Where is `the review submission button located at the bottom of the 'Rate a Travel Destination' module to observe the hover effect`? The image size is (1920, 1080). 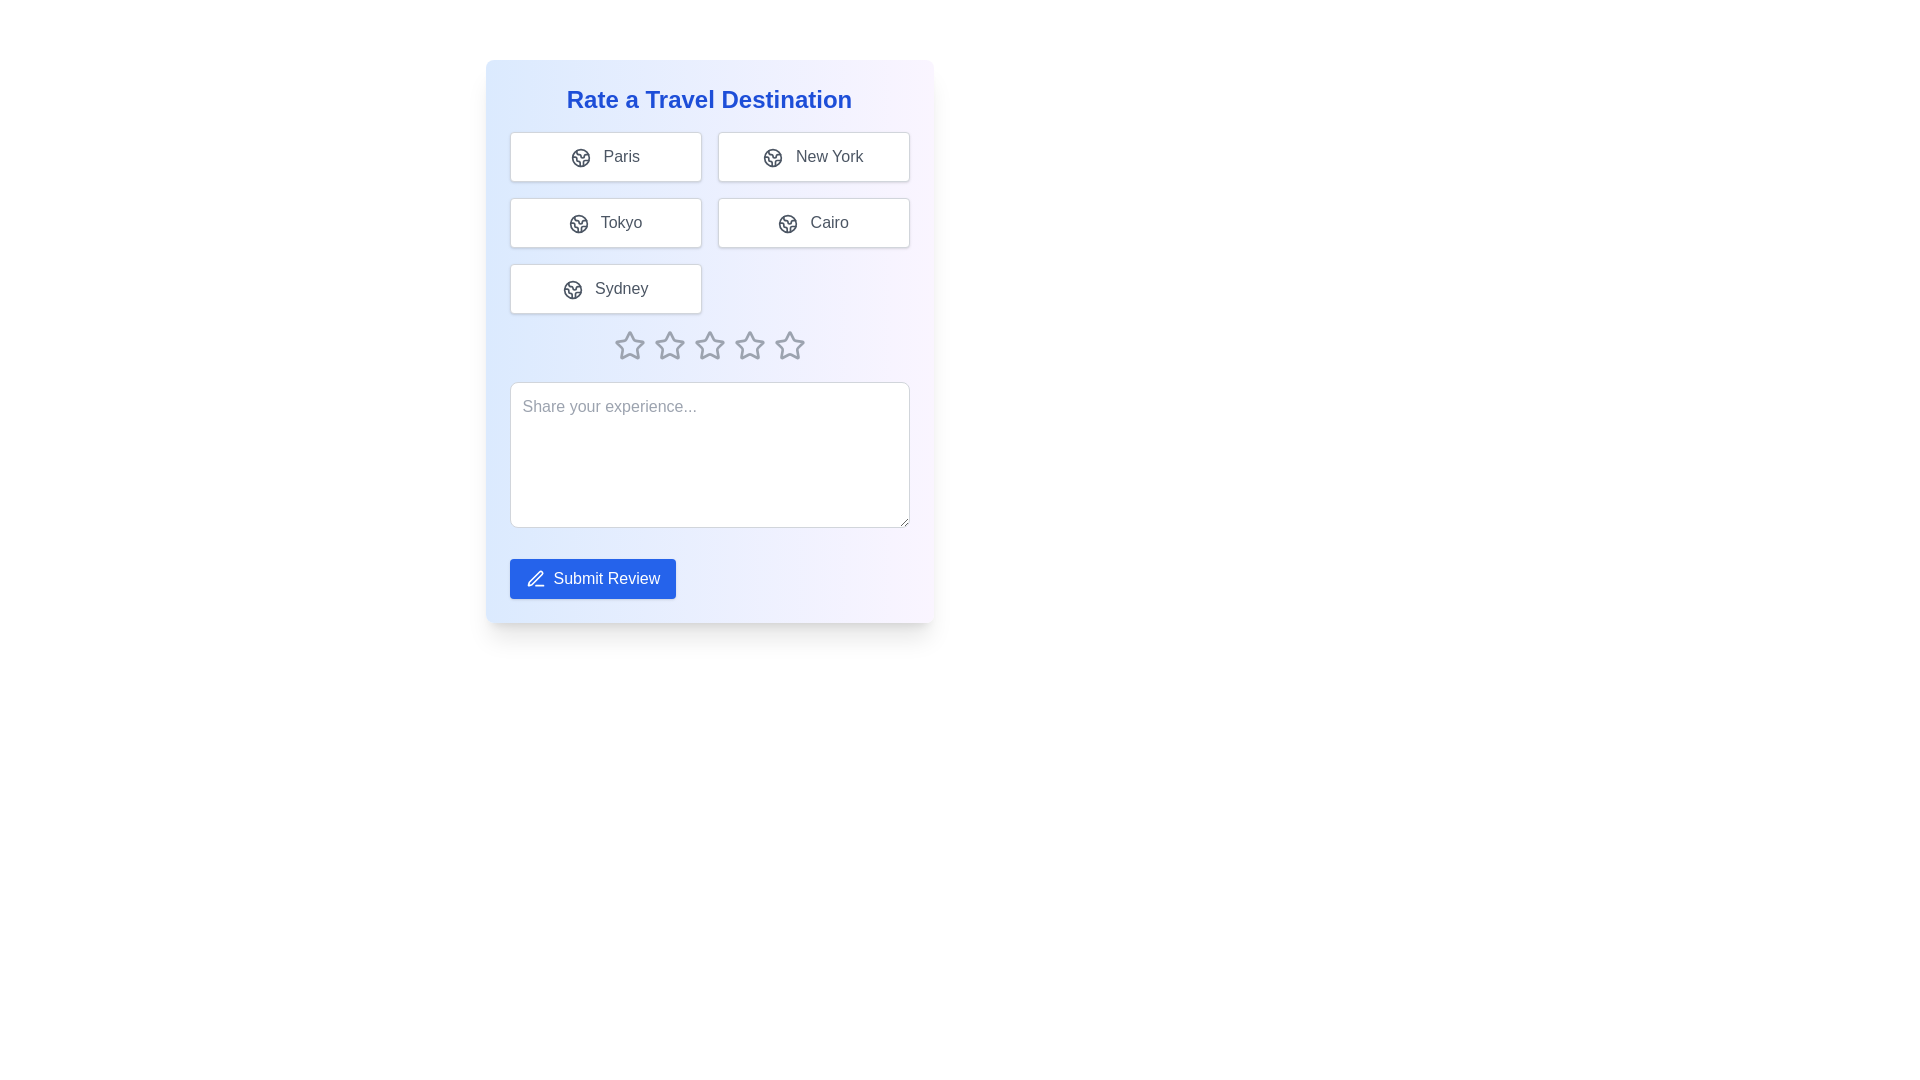
the review submission button located at the bottom of the 'Rate a Travel Destination' module to observe the hover effect is located at coordinates (591, 578).